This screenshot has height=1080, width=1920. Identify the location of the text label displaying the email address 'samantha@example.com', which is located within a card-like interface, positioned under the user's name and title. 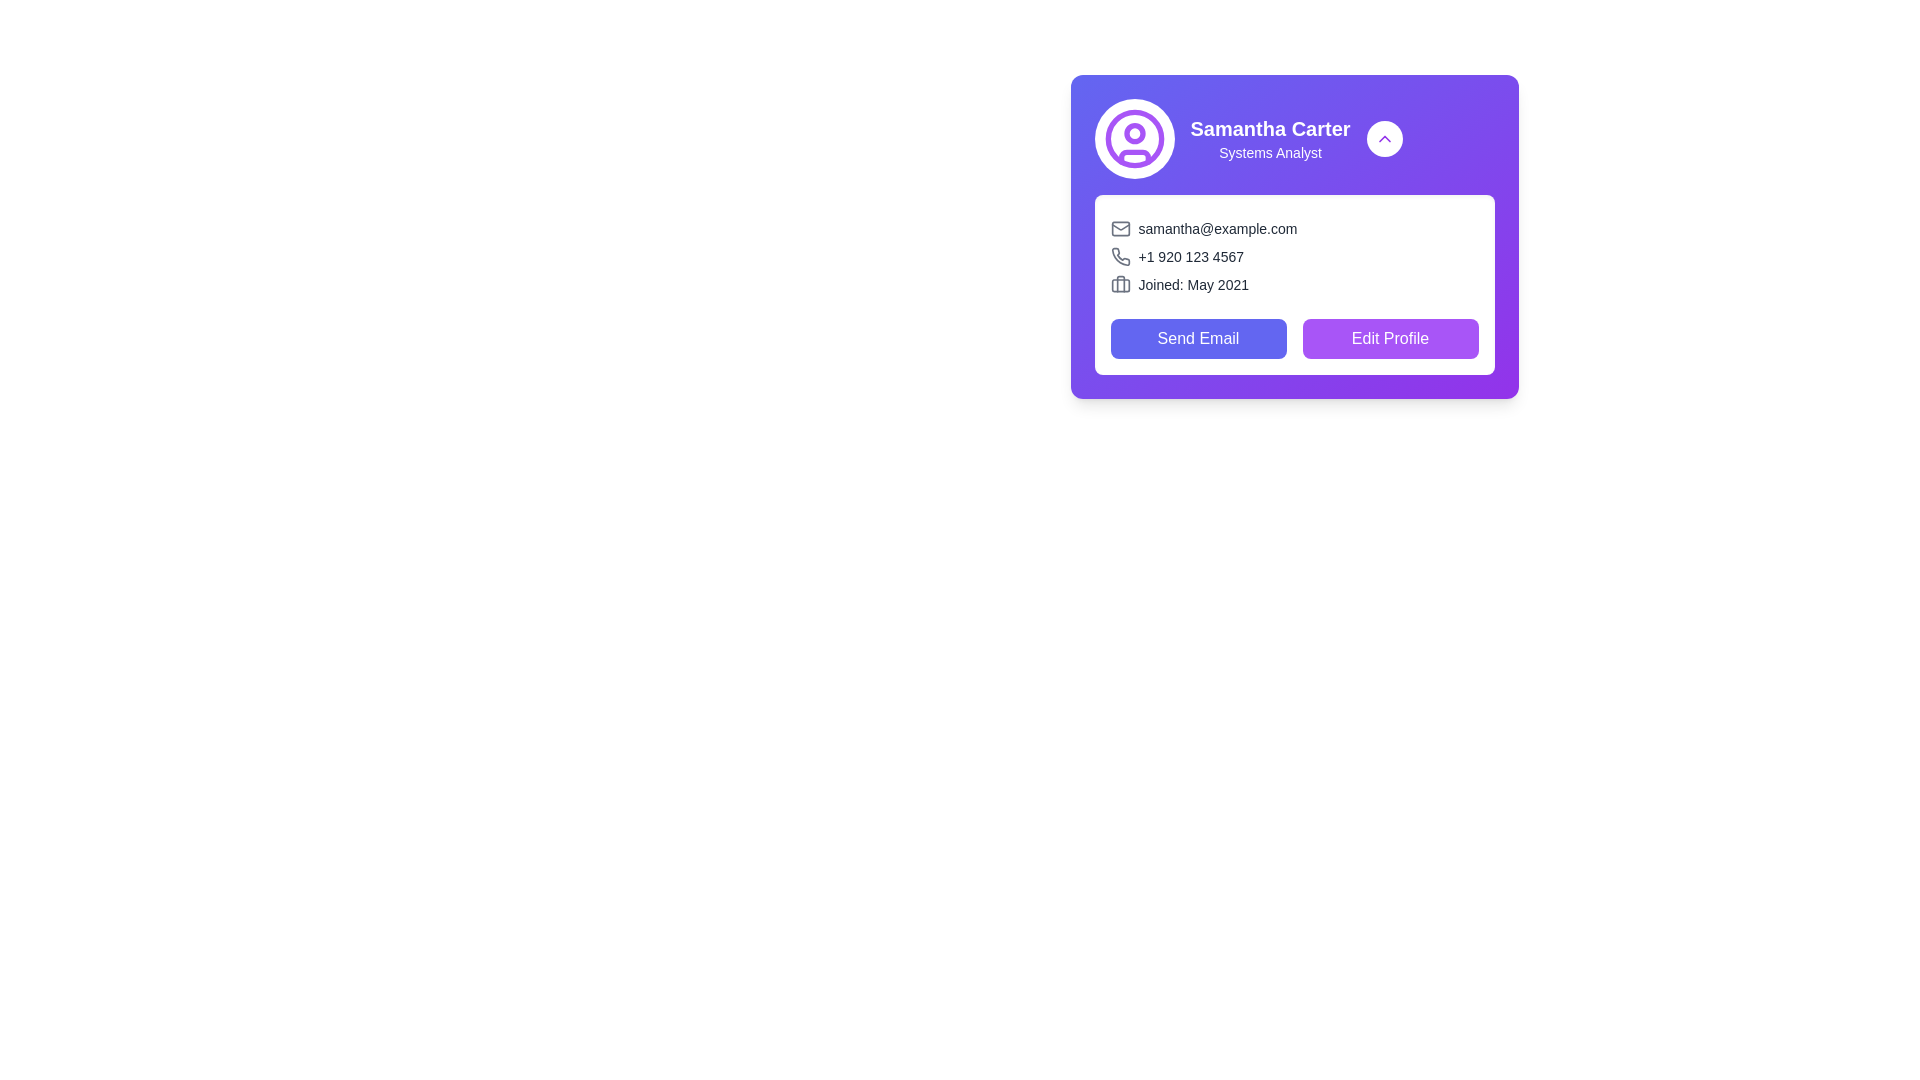
(1294, 227).